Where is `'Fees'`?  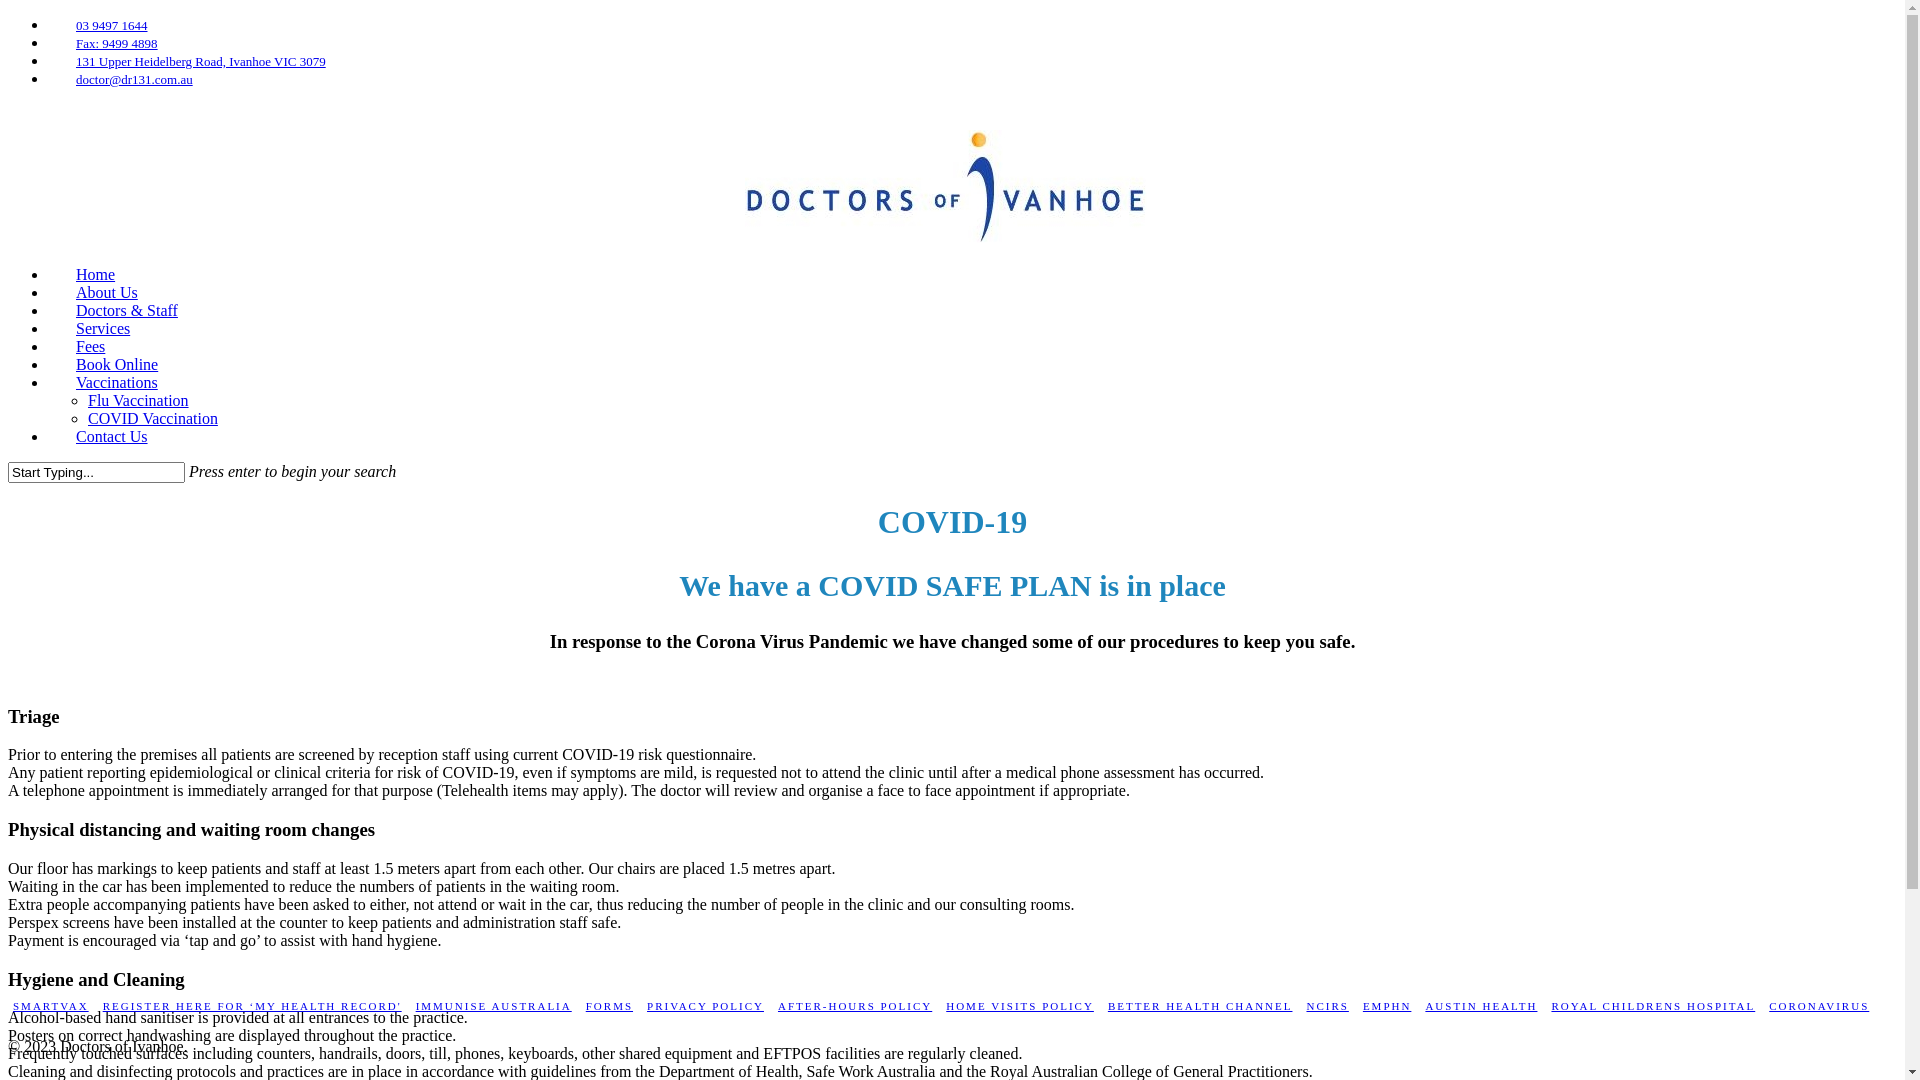 'Fees' is located at coordinates (89, 345).